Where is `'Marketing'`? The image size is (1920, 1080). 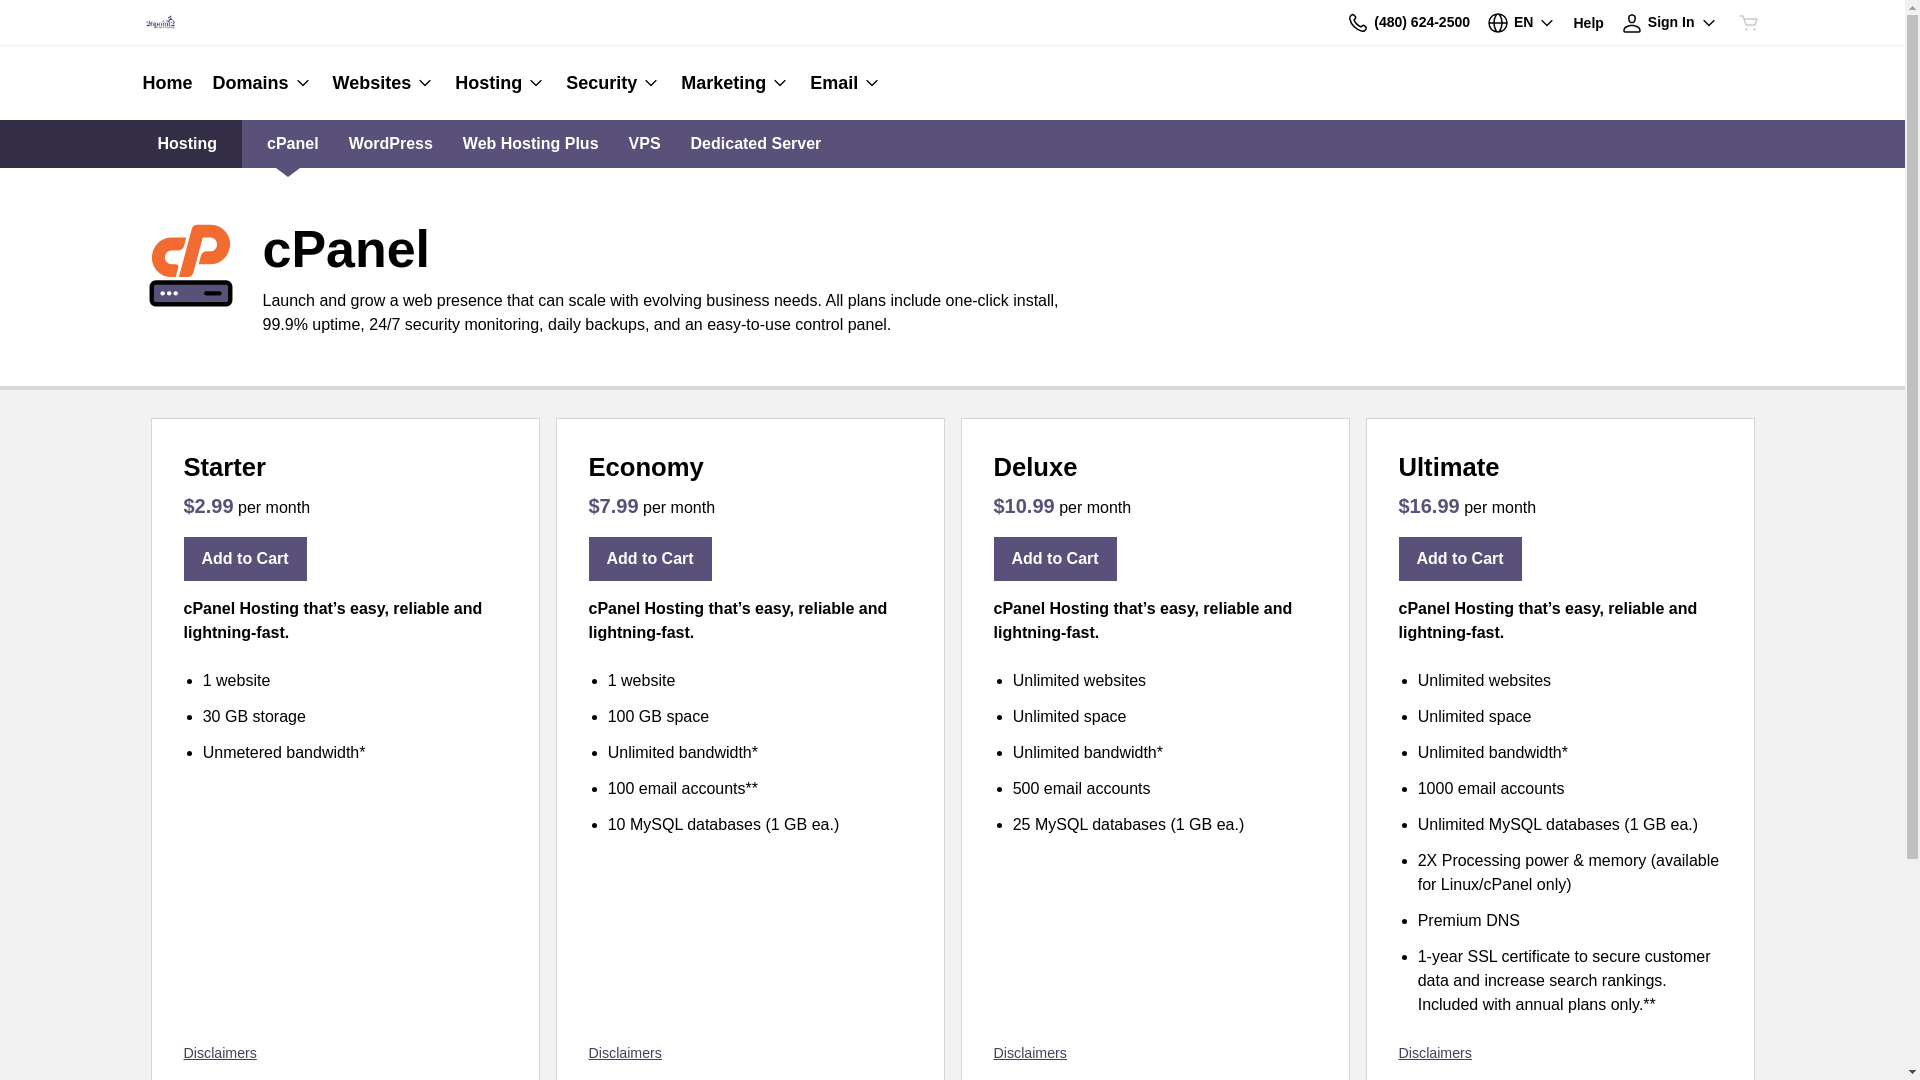 'Marketing' is located at coordinates (734, 82).